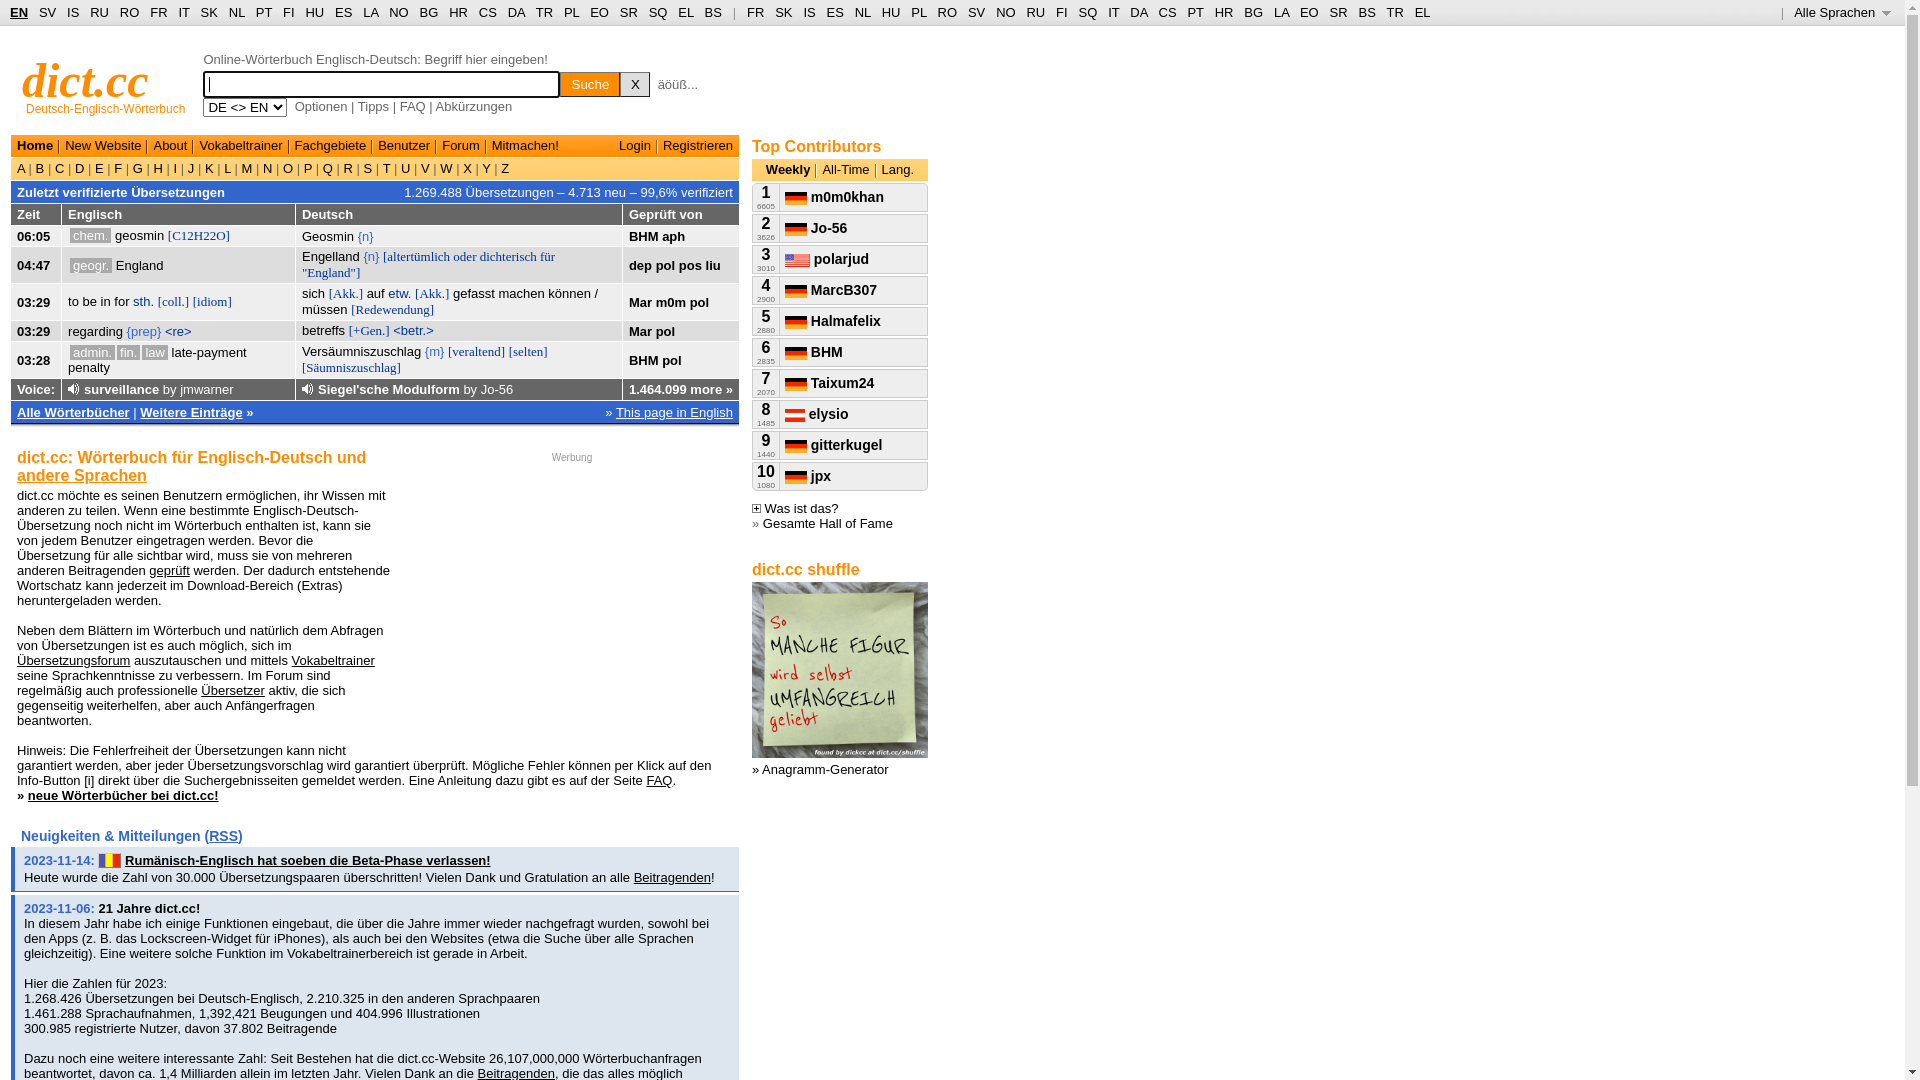  What do you see at coordinates (835, 12) in the screenshot?
I see `'ES'` at bounding box center [835, 12].